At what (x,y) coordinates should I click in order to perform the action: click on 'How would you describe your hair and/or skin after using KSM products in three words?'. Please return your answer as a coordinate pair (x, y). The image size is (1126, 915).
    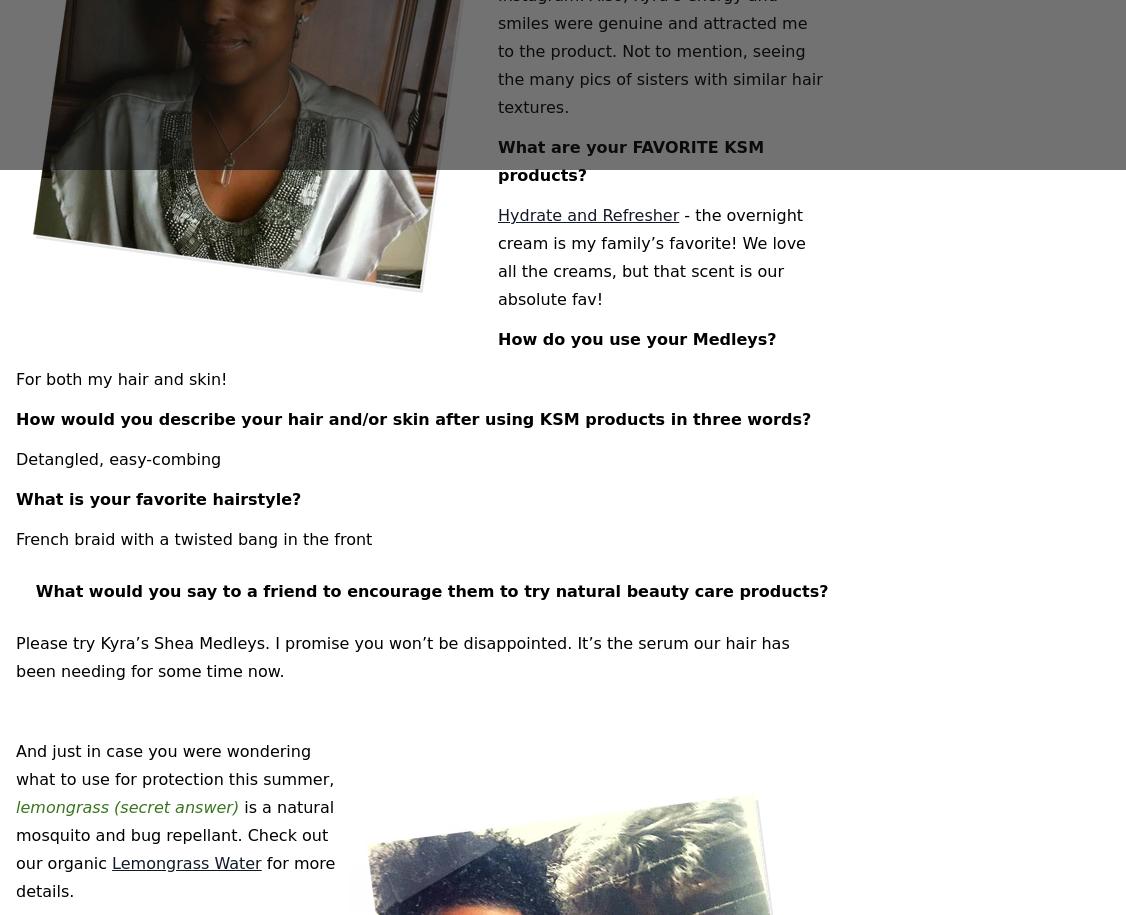
    Looking at the image, I should click on (412, 419).